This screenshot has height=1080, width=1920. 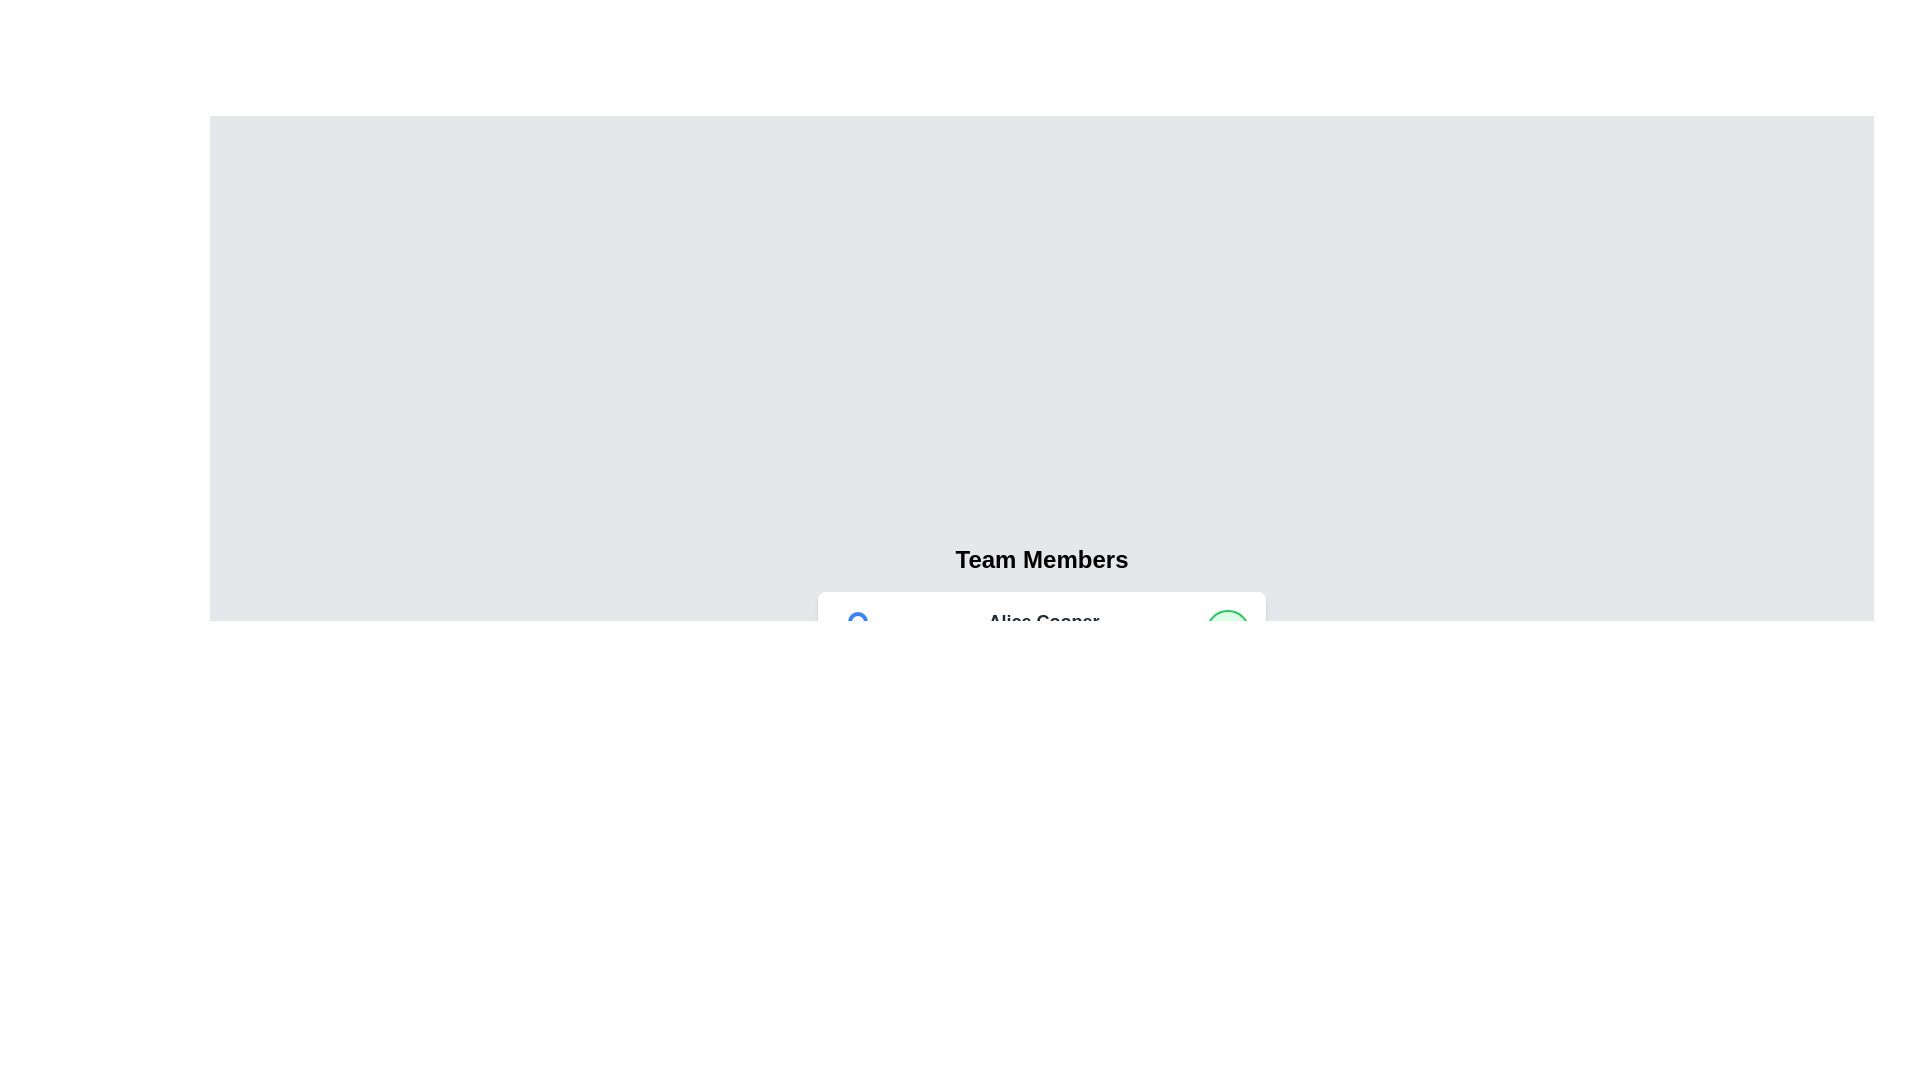 I want to click on the toggle button for 'Alice Cooper' in the 'Team Members' section, so click(x=1227, y=632).